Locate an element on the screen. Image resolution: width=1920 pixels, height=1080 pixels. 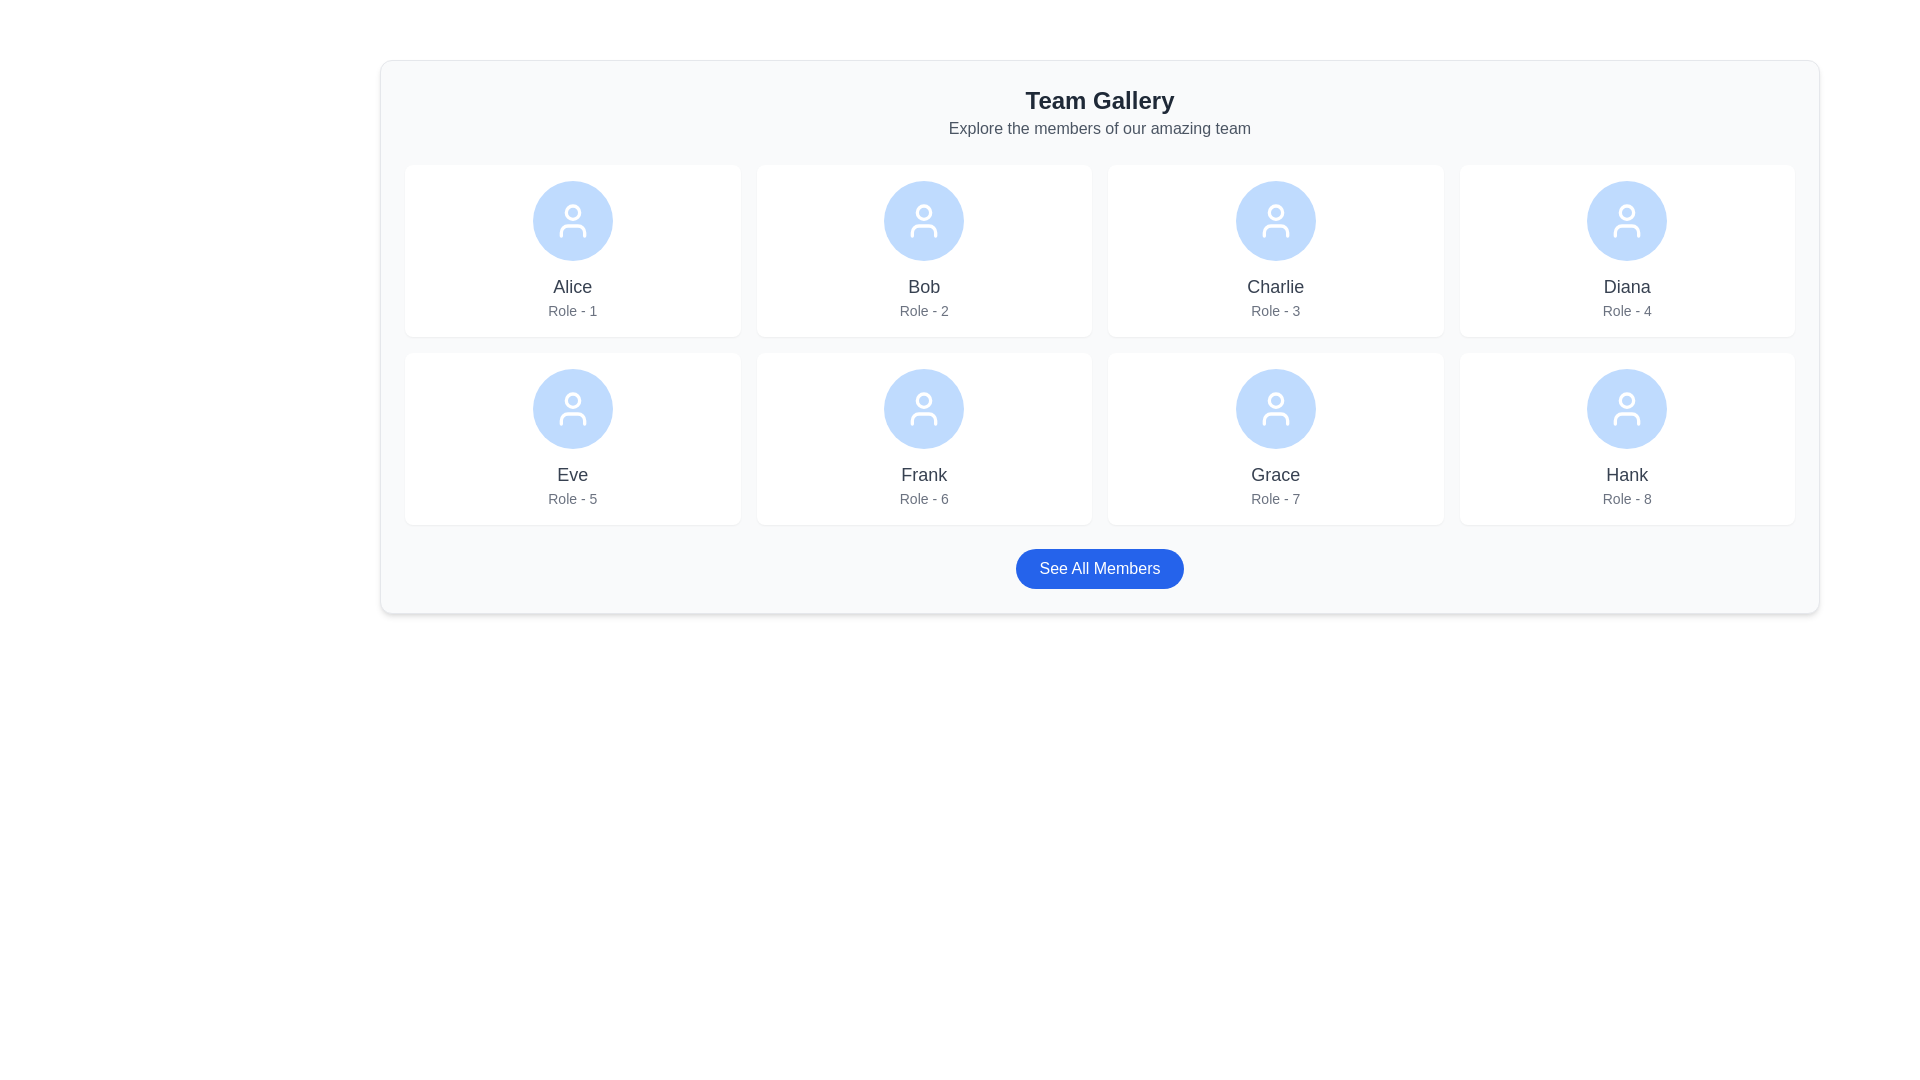
text label displaying 'Role - 7' that is styled in a smaller font and gray color, positioned below the name 'Grace' within the card layout is located at coordinates (1274, 497).